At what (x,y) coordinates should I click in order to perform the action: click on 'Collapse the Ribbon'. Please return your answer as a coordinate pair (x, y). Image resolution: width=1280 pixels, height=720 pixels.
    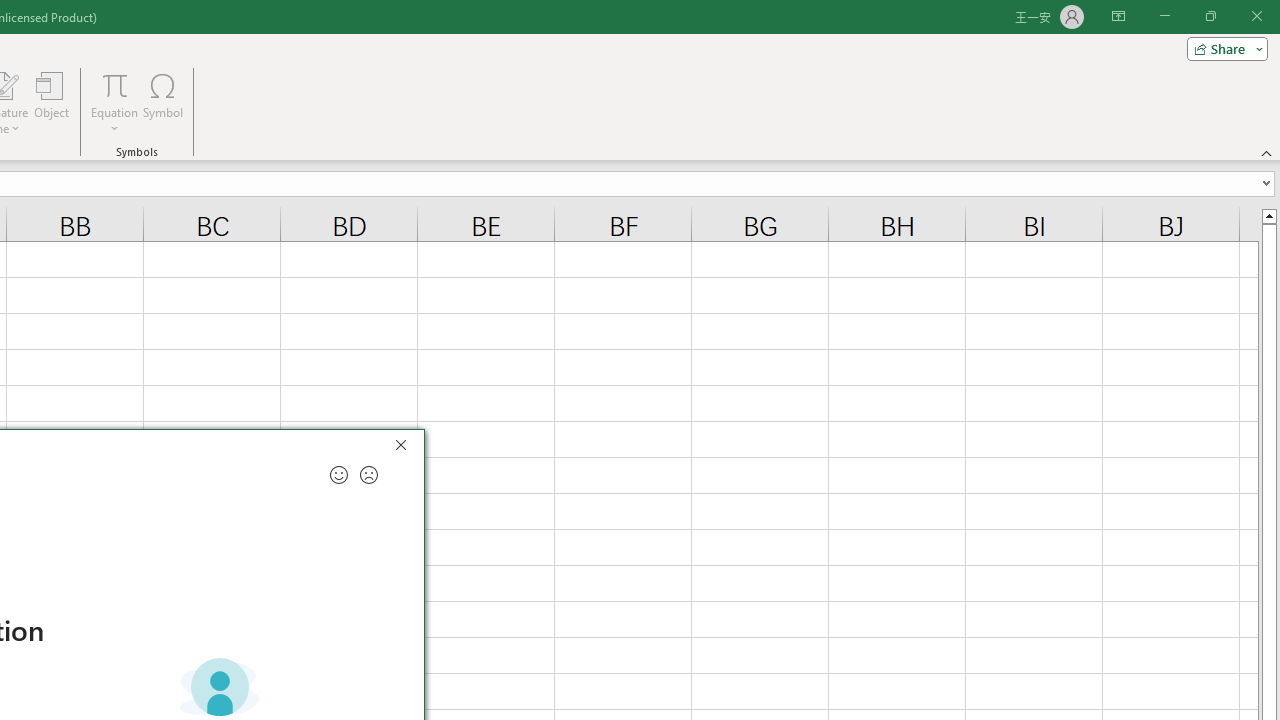
    Looking at the image, I should click on (1266, 152).